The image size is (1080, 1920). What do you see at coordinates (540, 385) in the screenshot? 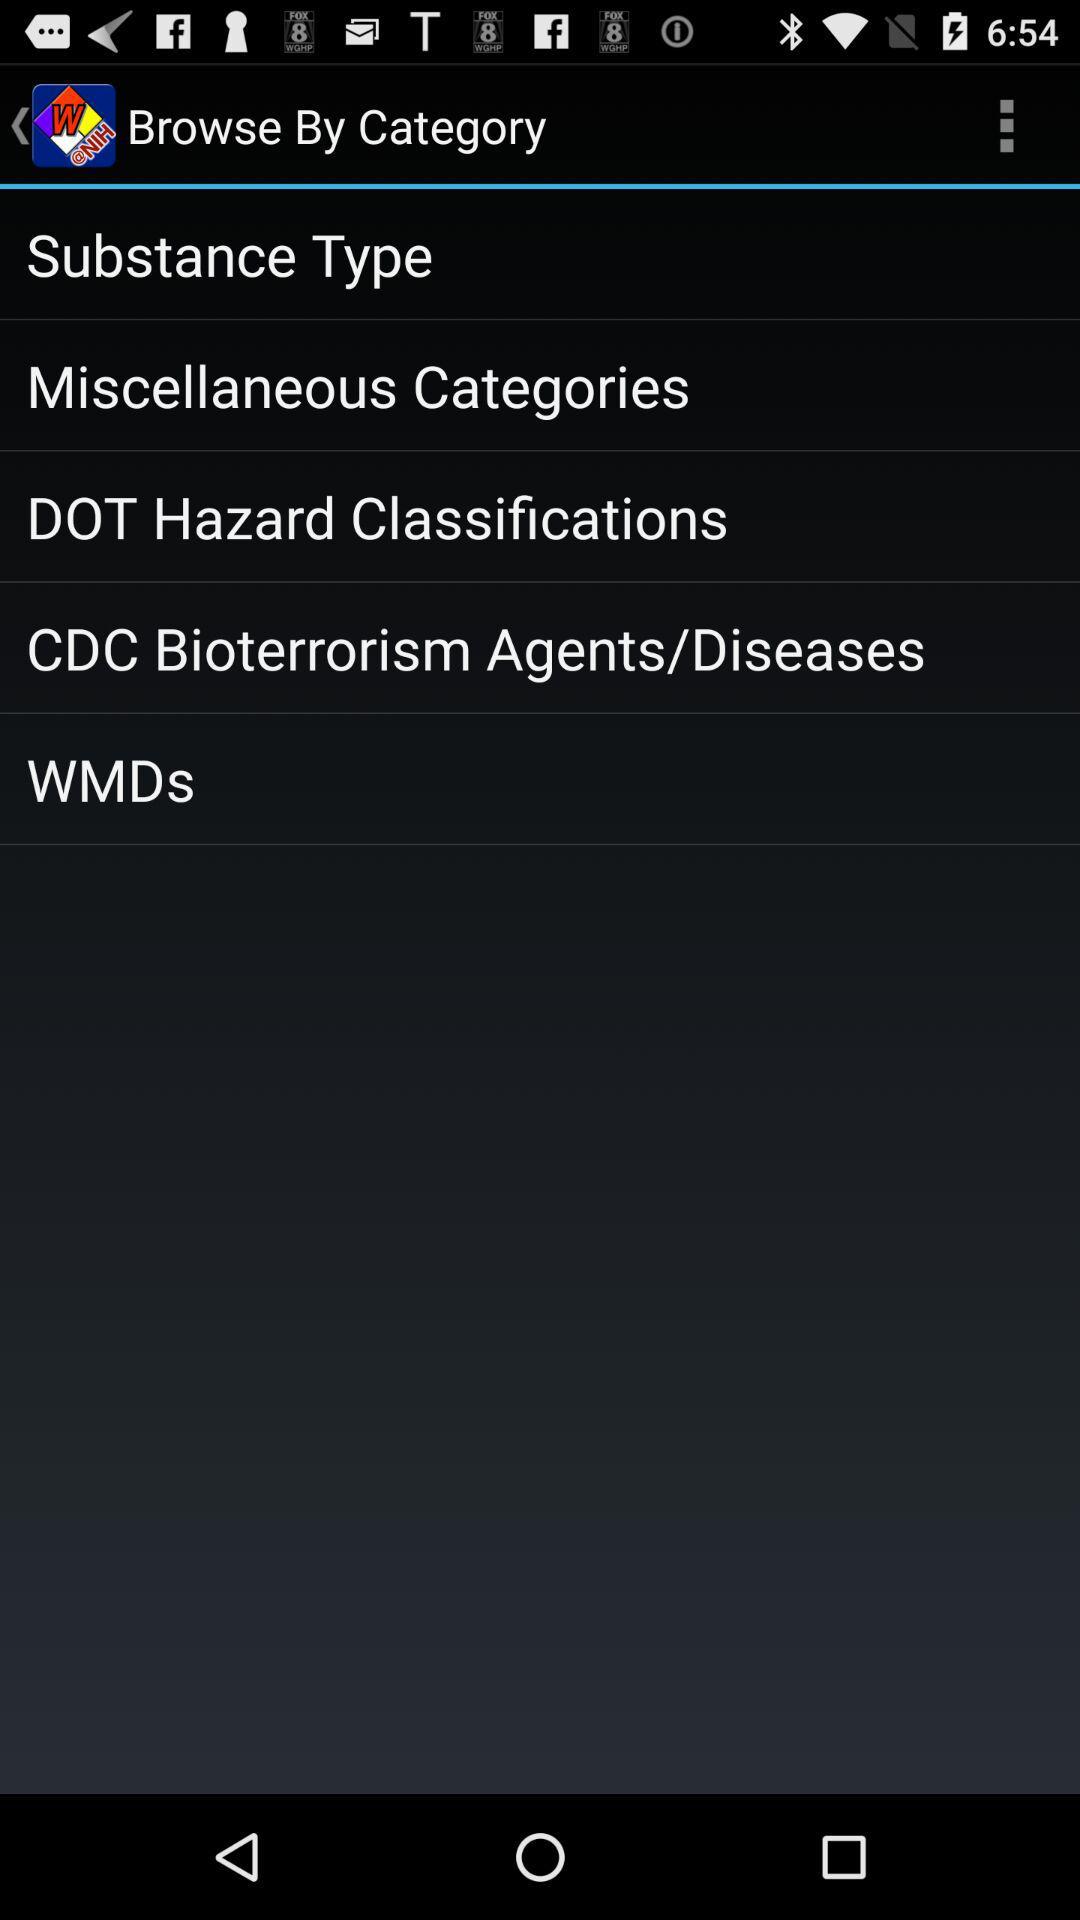
I see `the icon below the substance type icon` at bounding box center [540, 385].